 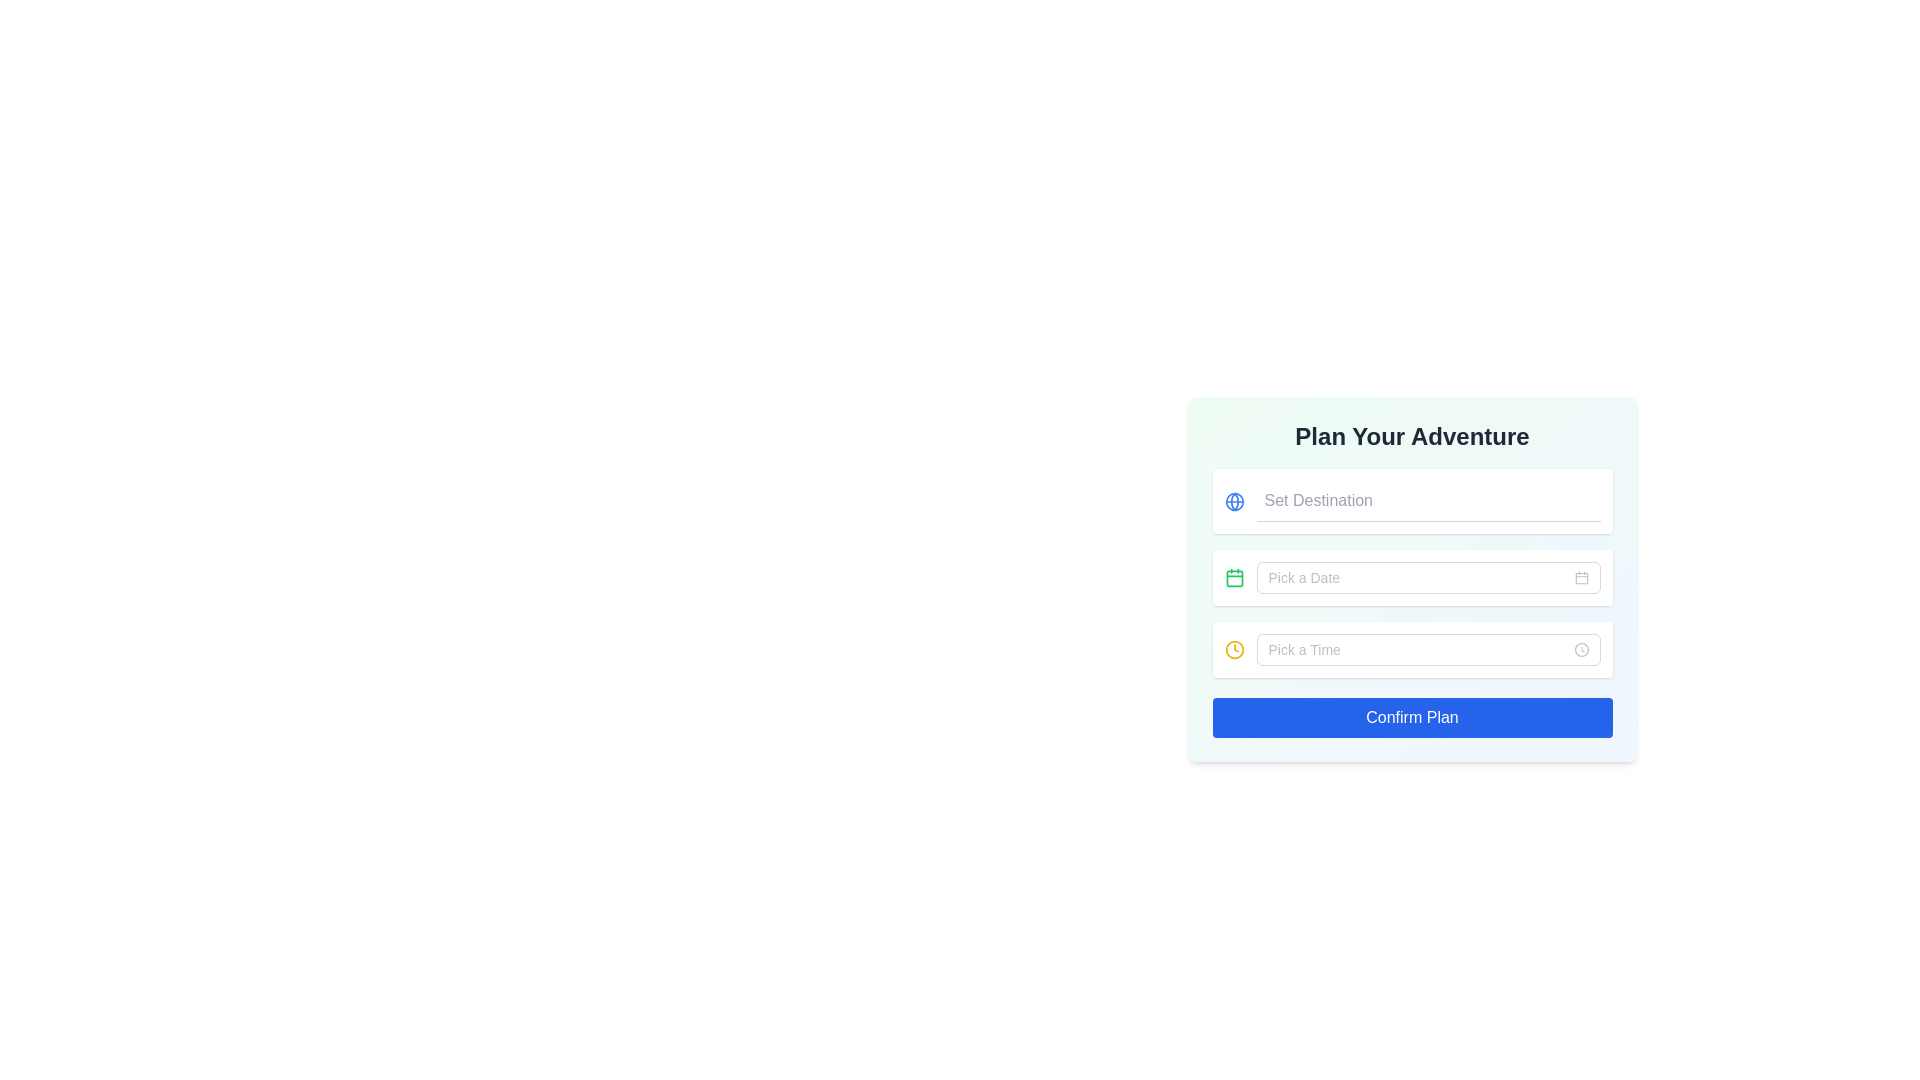 I want to click on the large blue 'Confirm Plan' button, so click(x=1411, y=716).